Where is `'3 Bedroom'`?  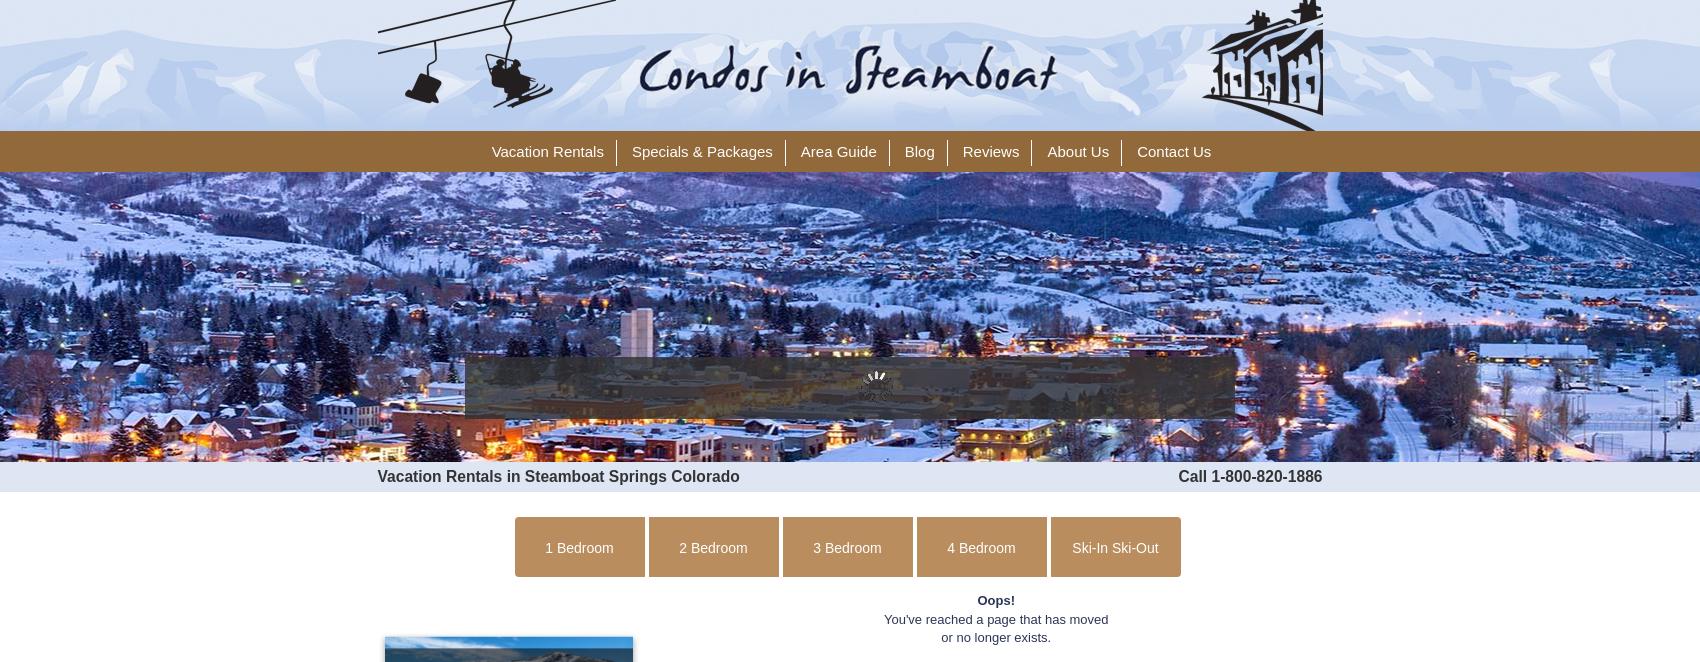 '3 Bedroom' is located at coordinates (845, 548).